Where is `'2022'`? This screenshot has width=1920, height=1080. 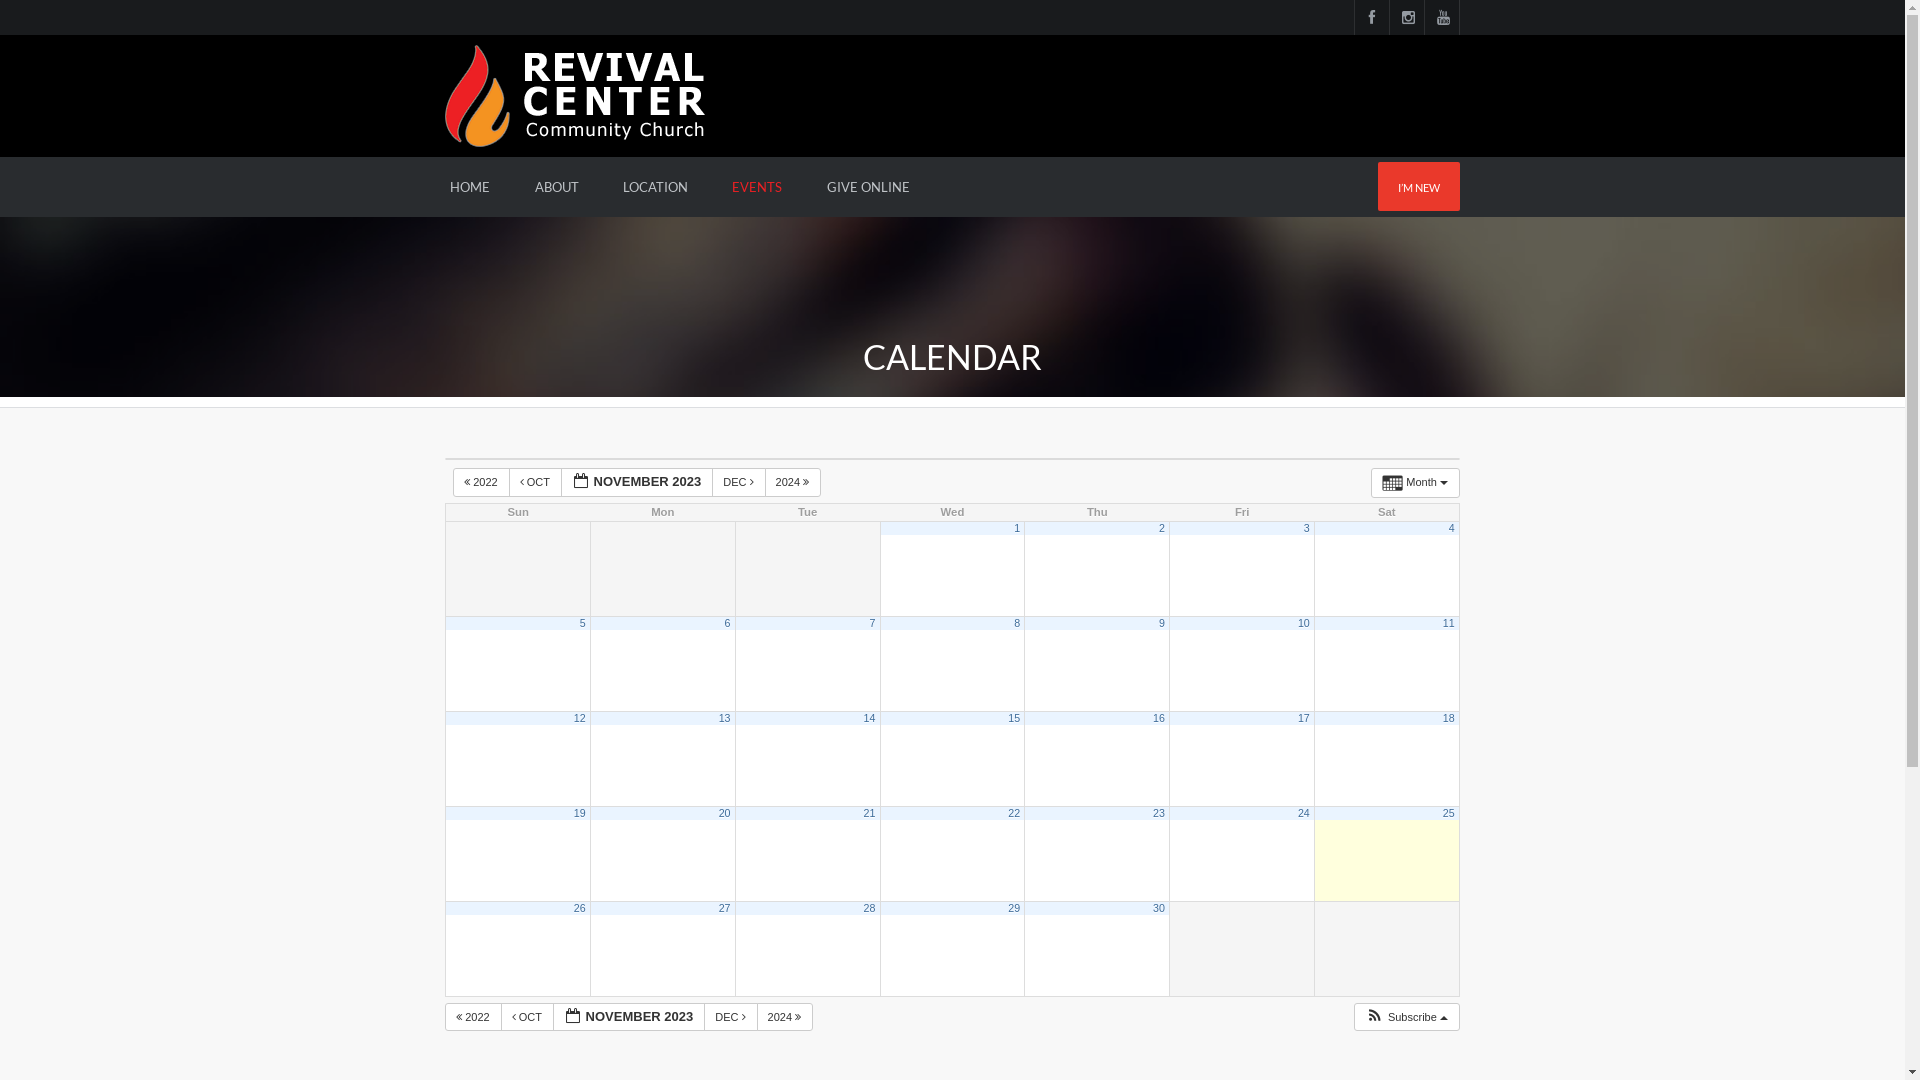 '2022' is located at coordinates (472, 1017).